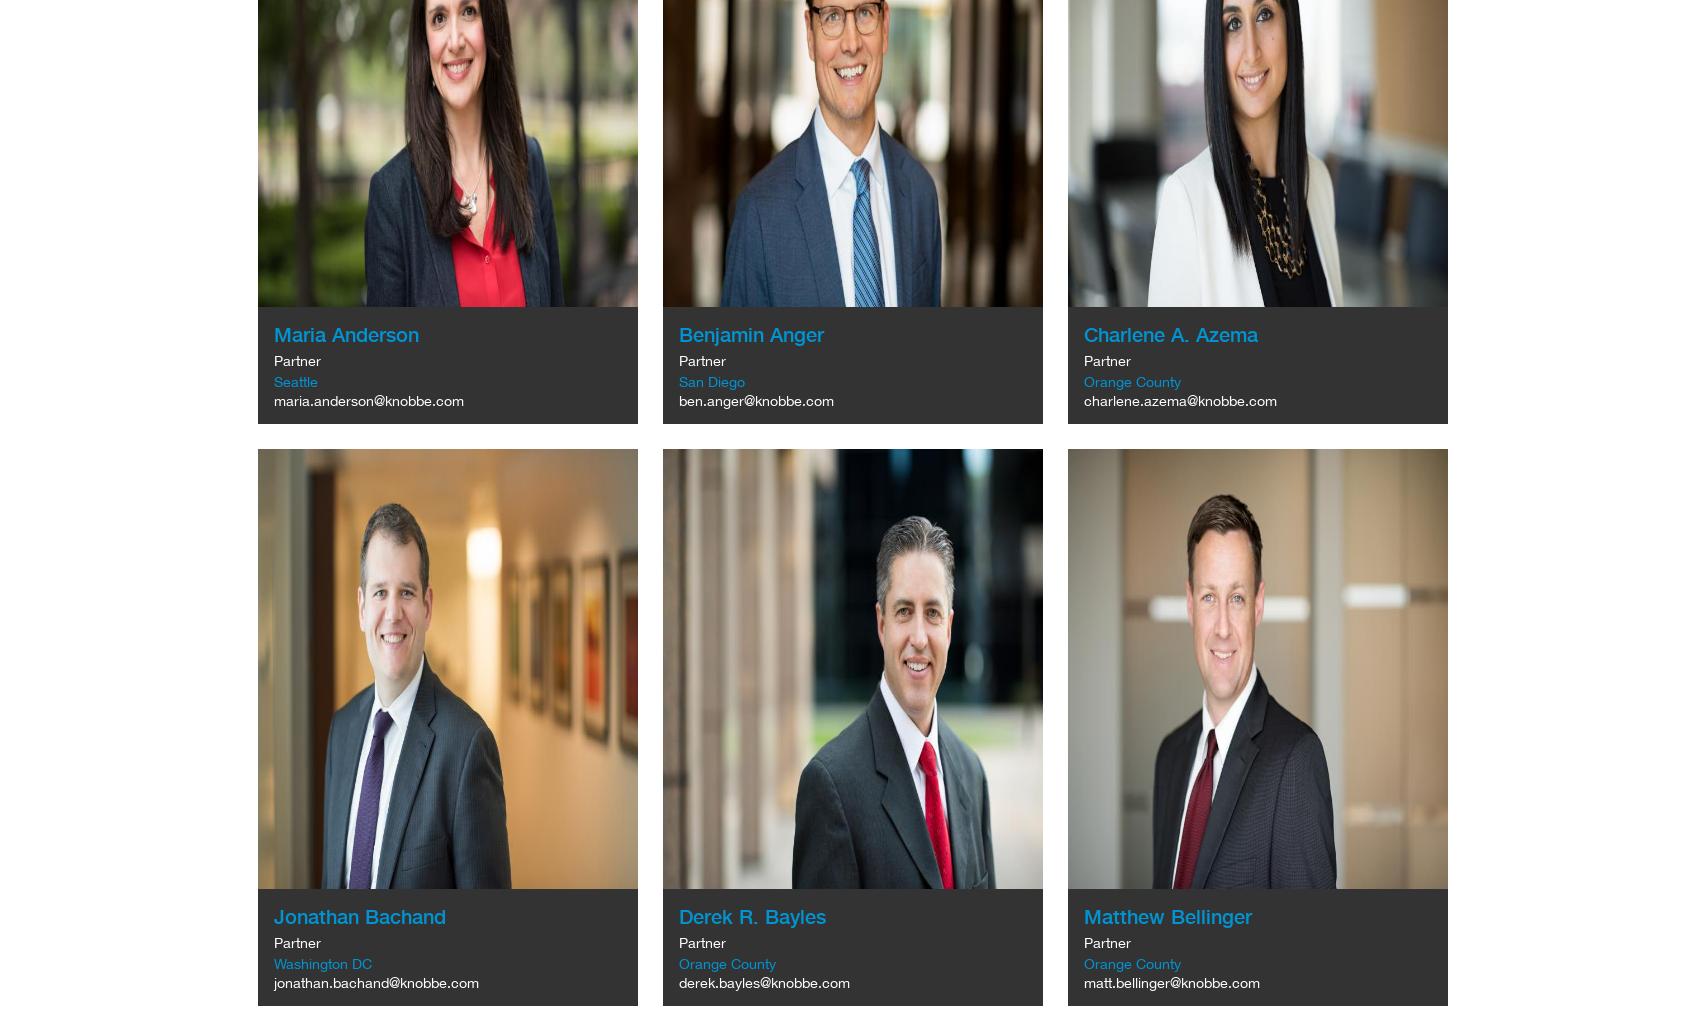  I want to click on 'derek.bayles@knobbe.com', so click(762, 981).